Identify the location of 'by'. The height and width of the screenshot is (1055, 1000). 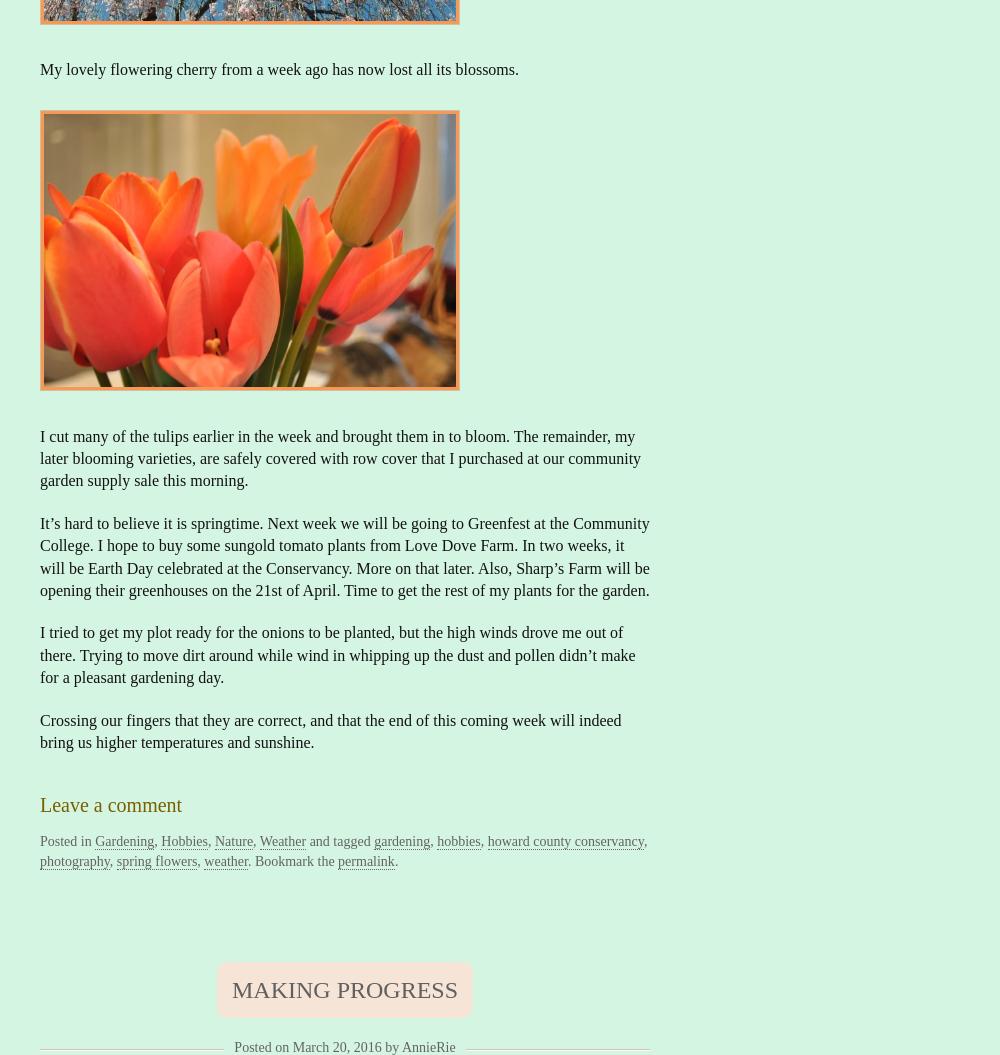
(392, 1045).